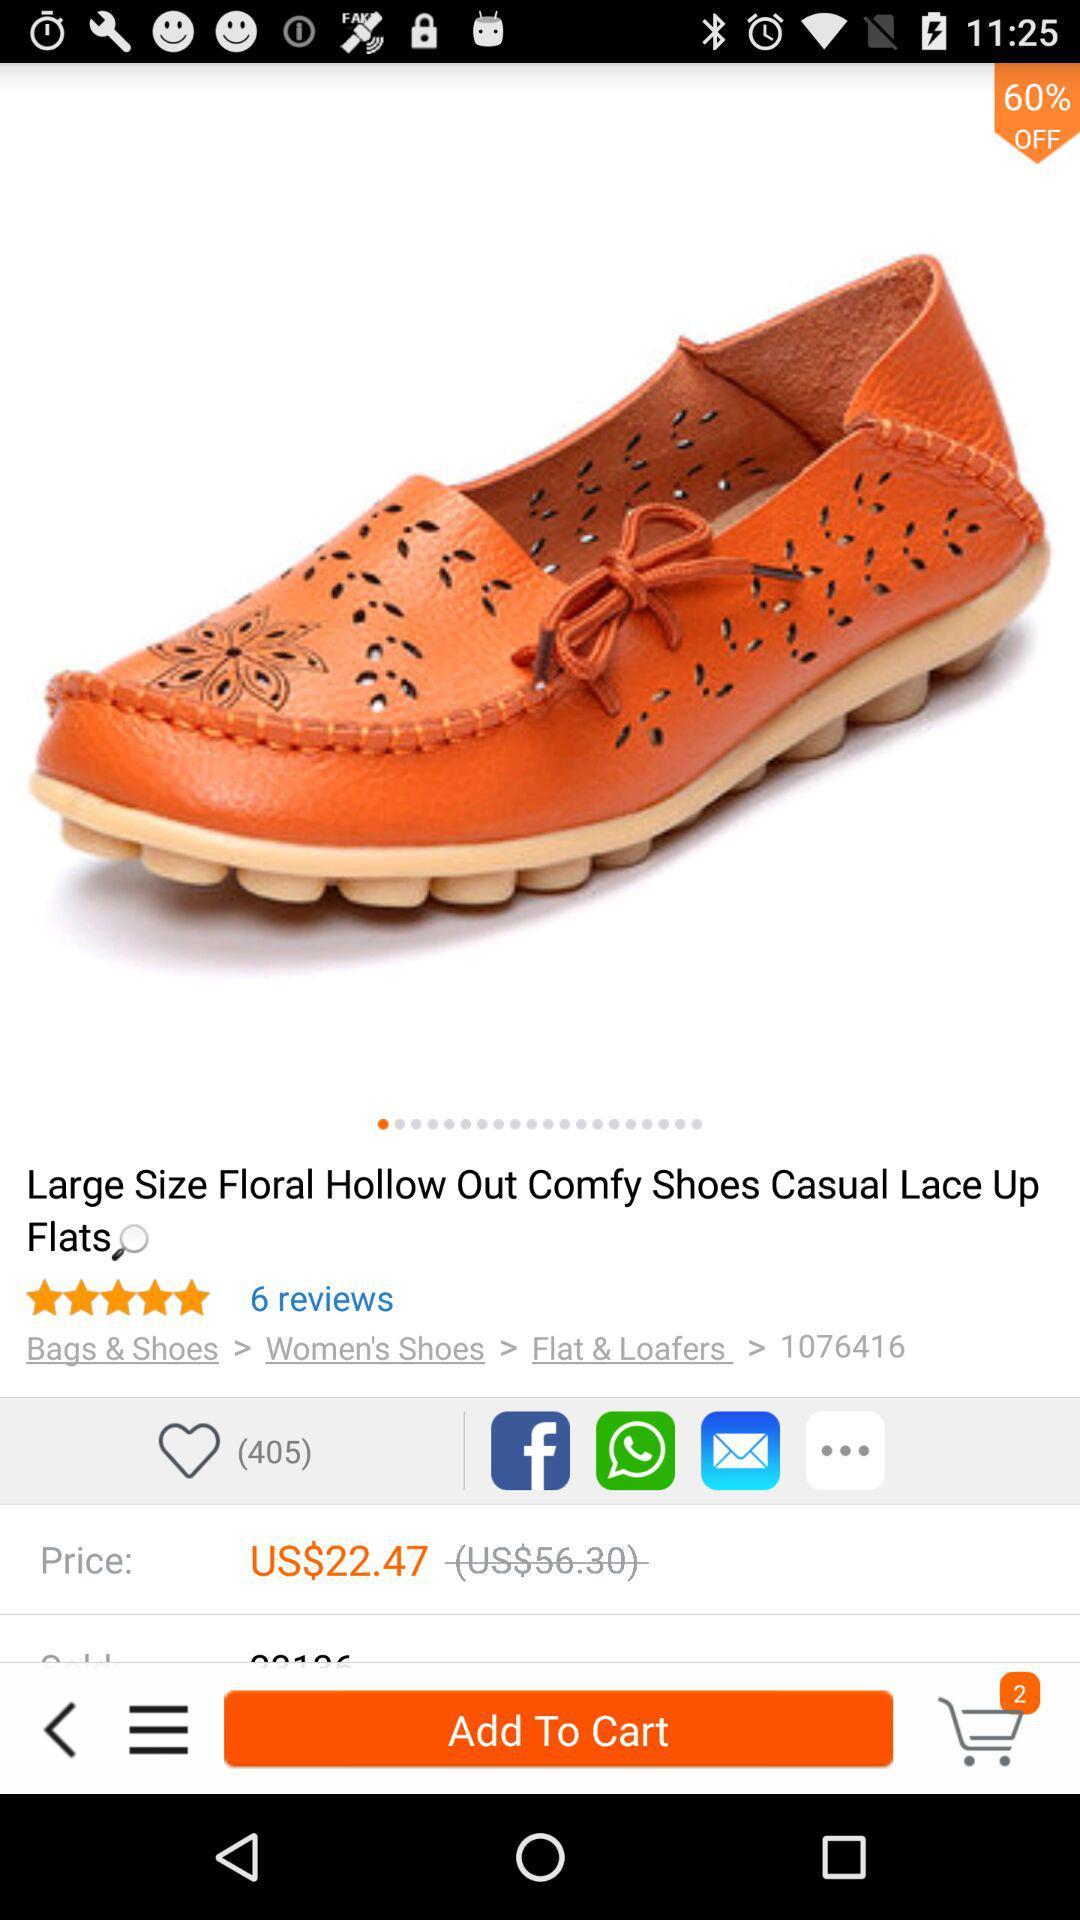 The image size is (1080, 1920). What do you see at coordinates (581, 1124) in the screenshot?
I see `page selector` at bounding box center [581, 1124].